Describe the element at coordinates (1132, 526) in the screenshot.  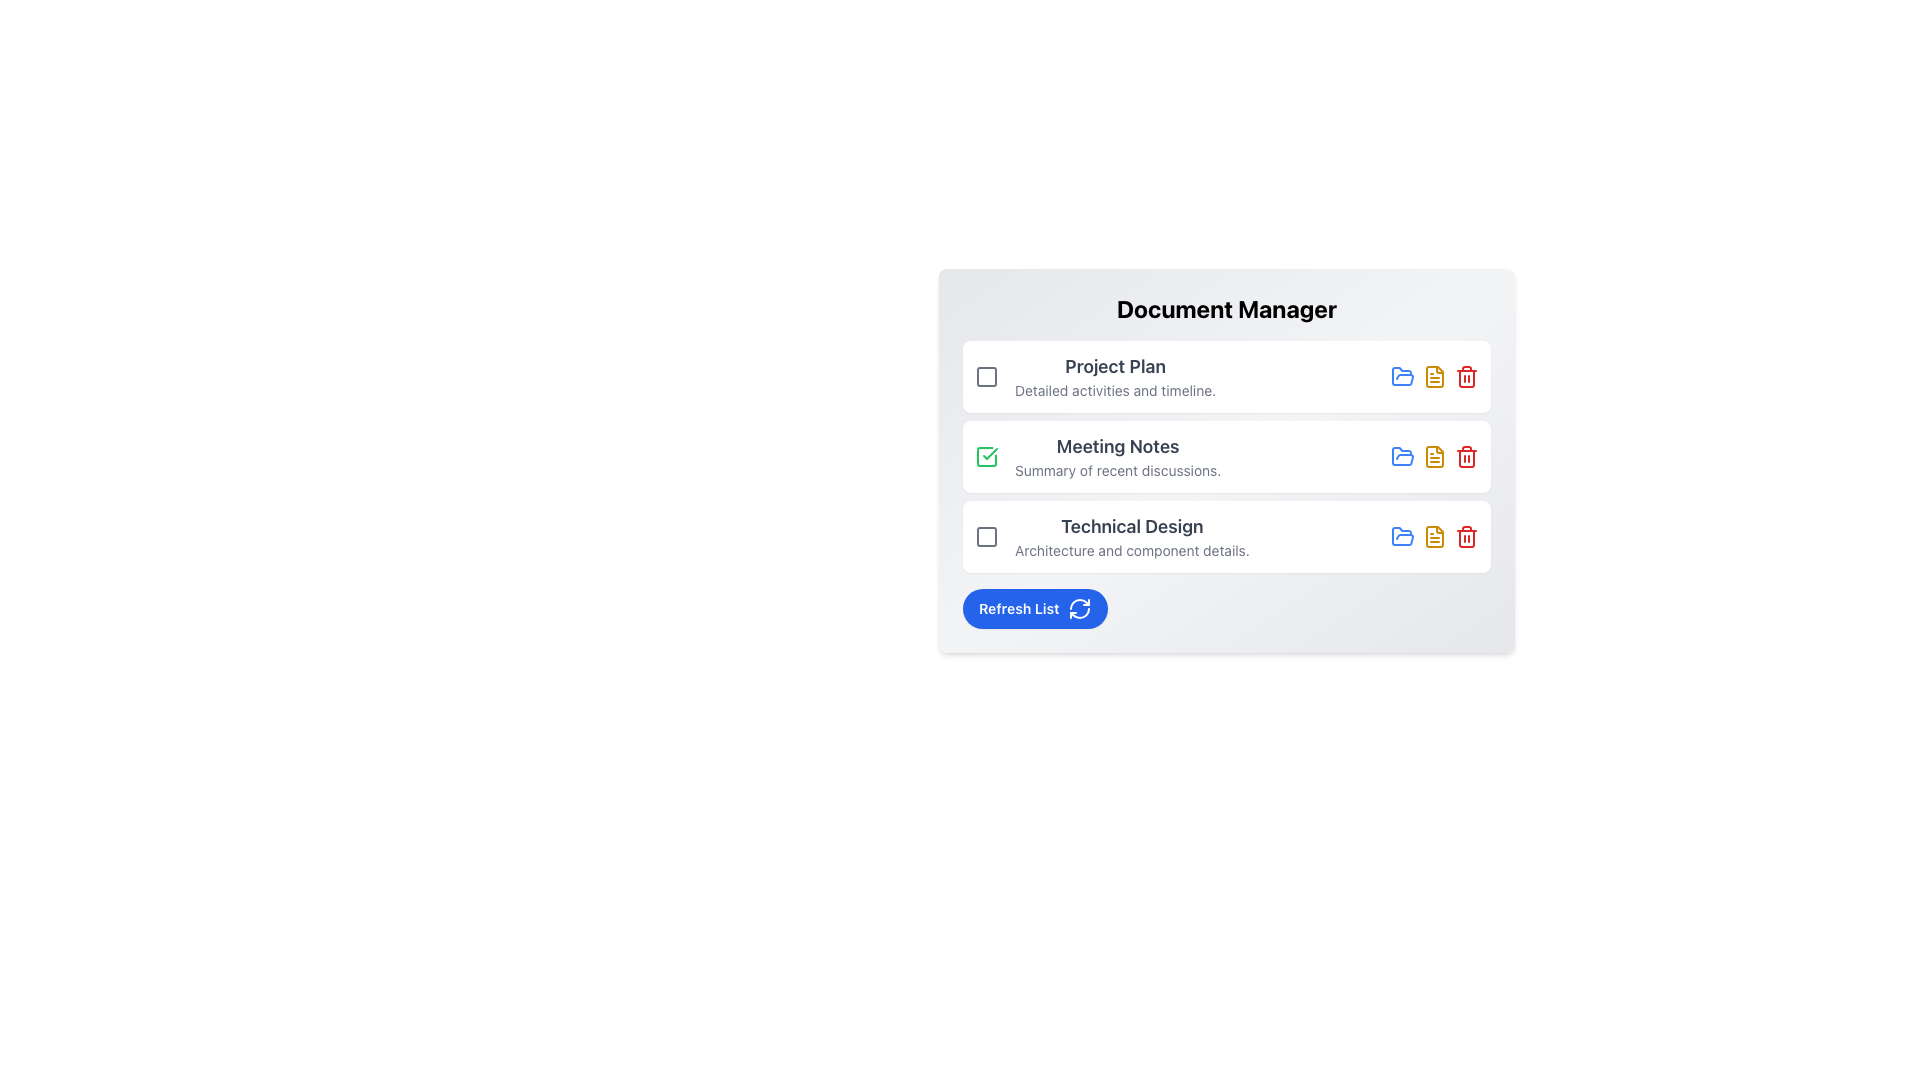
I see `the Text Label that identifies the 'Technical Design' item in the Document Manager section, positioned between 'Meeting Notes' and 'Refresh List'` at that location.